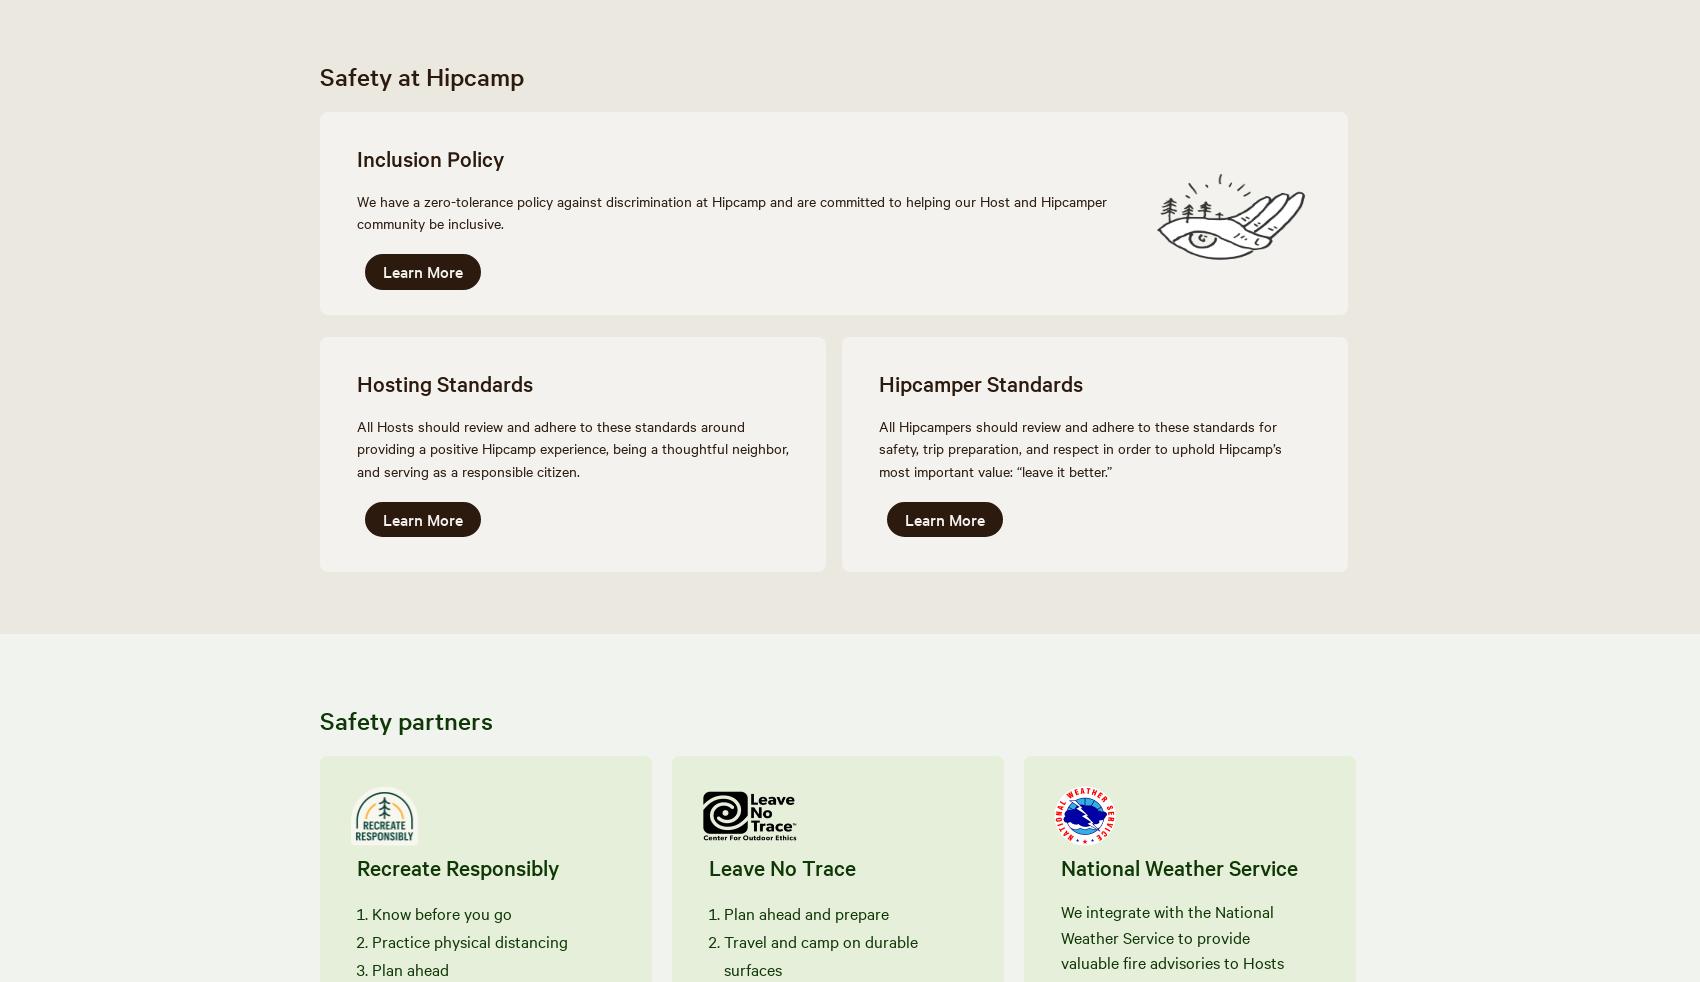 The image size is (1700, 982). What do you see at coordinates (405, 718) in the screenshot?
I see `'Safety partners'` at bounding box center [405, 718].